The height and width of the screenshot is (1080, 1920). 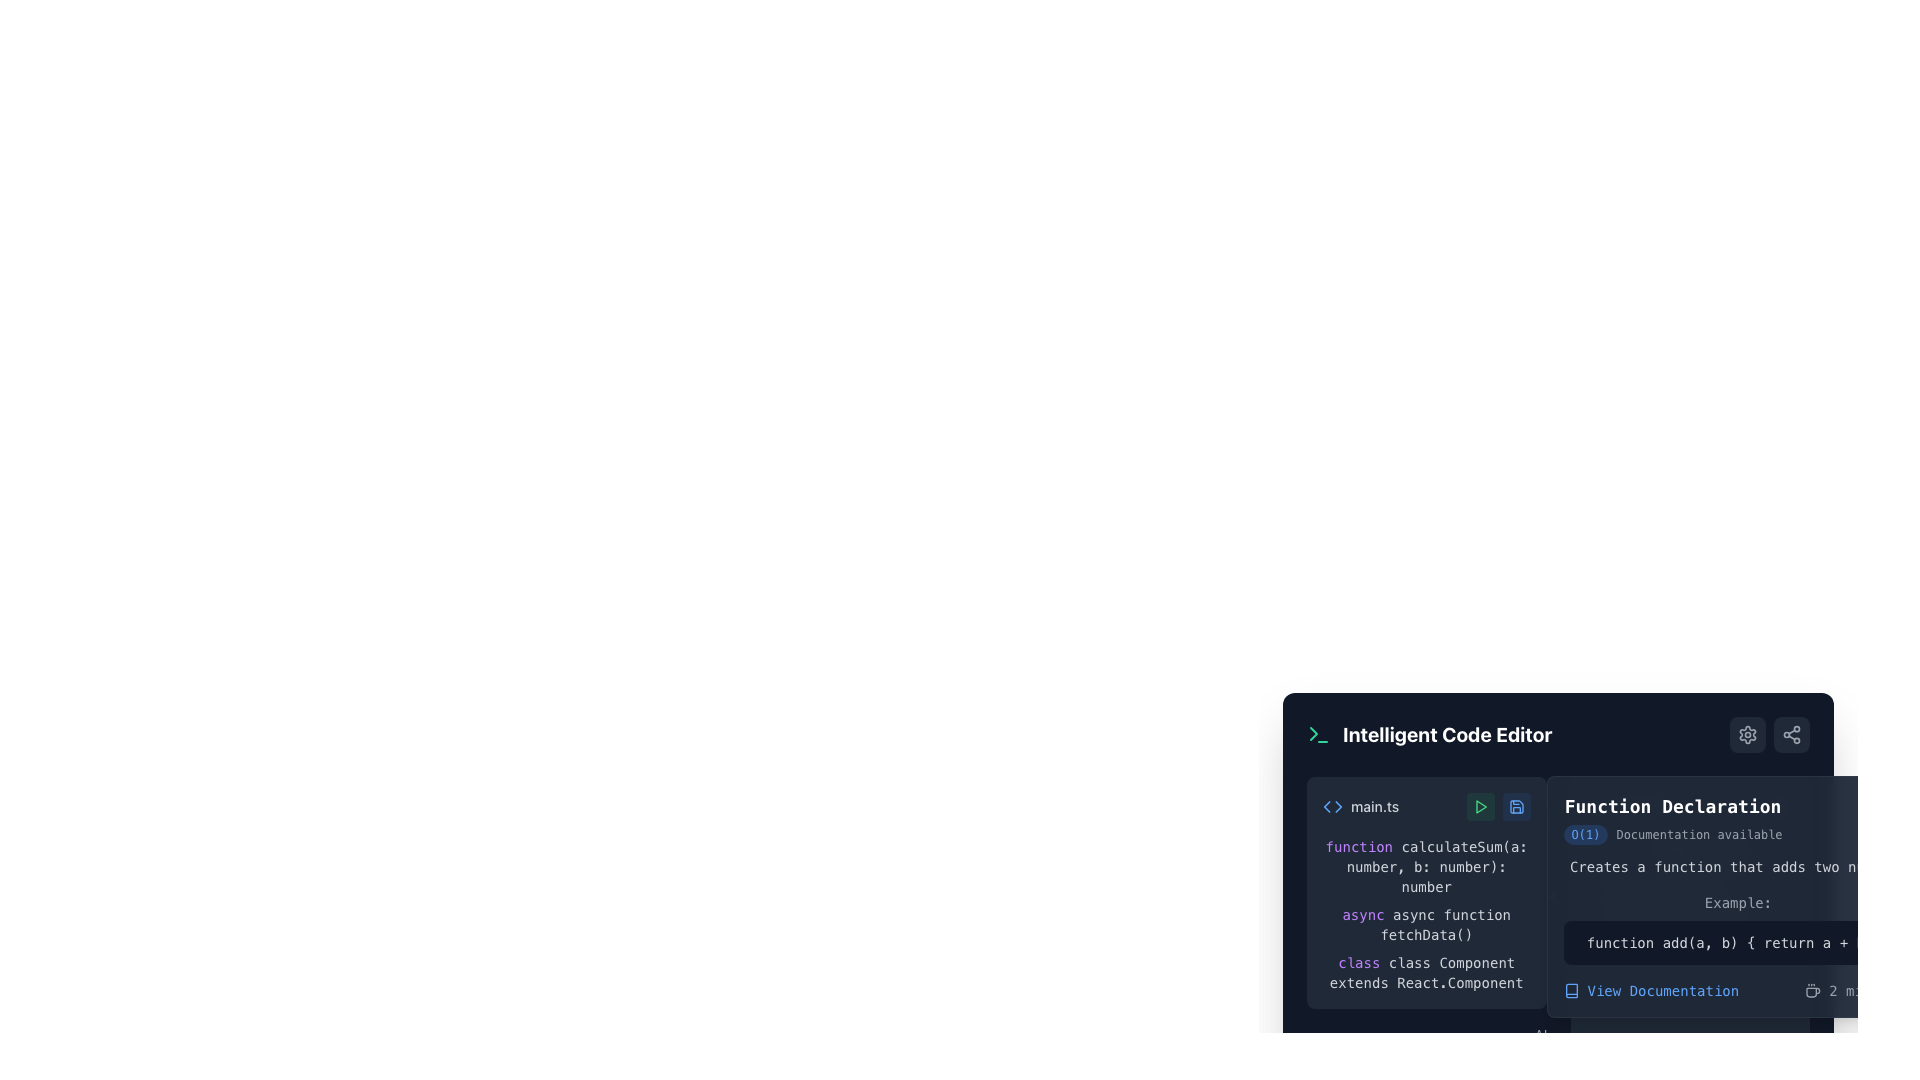 I want to click on the save icon element, which is part of an SVG graphic located in the bottom-right corner of the interface, indicating saving actions, so click(x=1516, y=805).